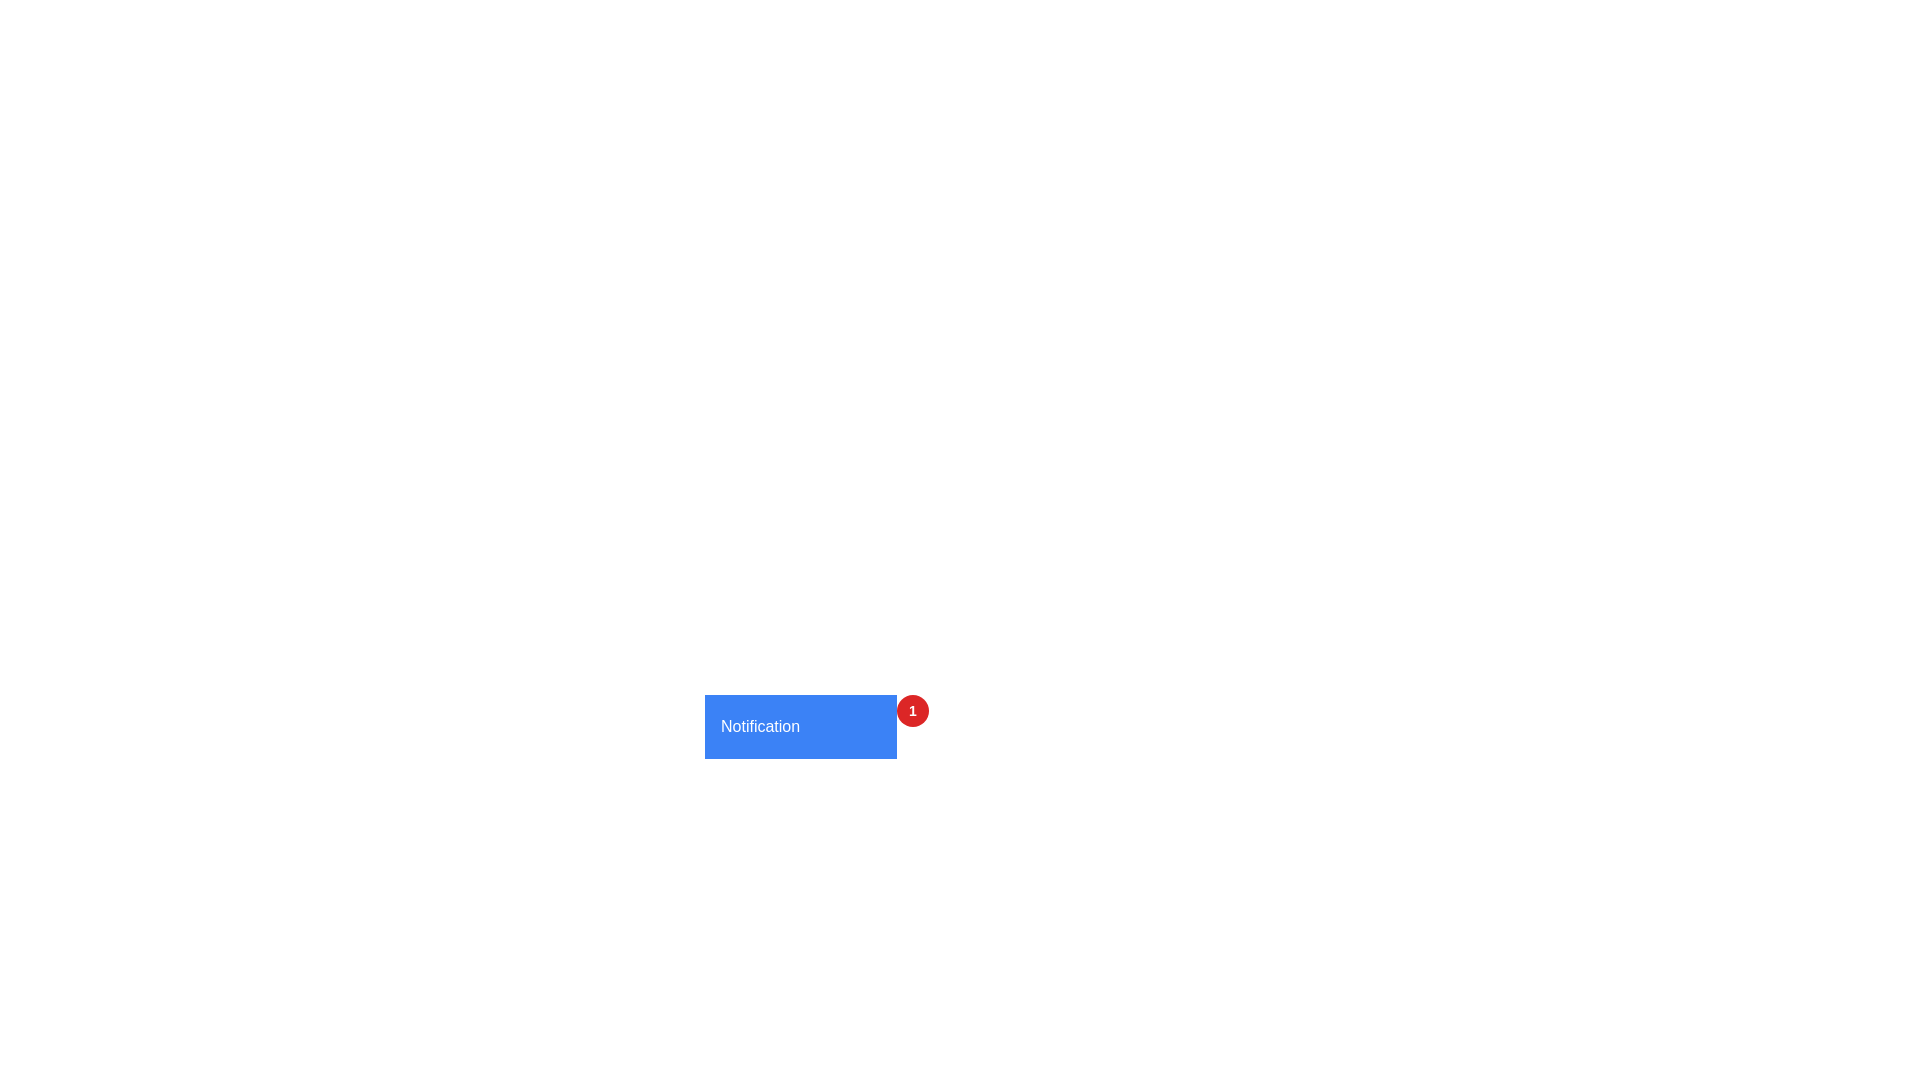  Describe the element at coordinates (759, 726) in the screenshot. I see `the 'Notification' label, which is part of a blue rectangular area with white text and a red circular badge displaying the number '1'` at that location.